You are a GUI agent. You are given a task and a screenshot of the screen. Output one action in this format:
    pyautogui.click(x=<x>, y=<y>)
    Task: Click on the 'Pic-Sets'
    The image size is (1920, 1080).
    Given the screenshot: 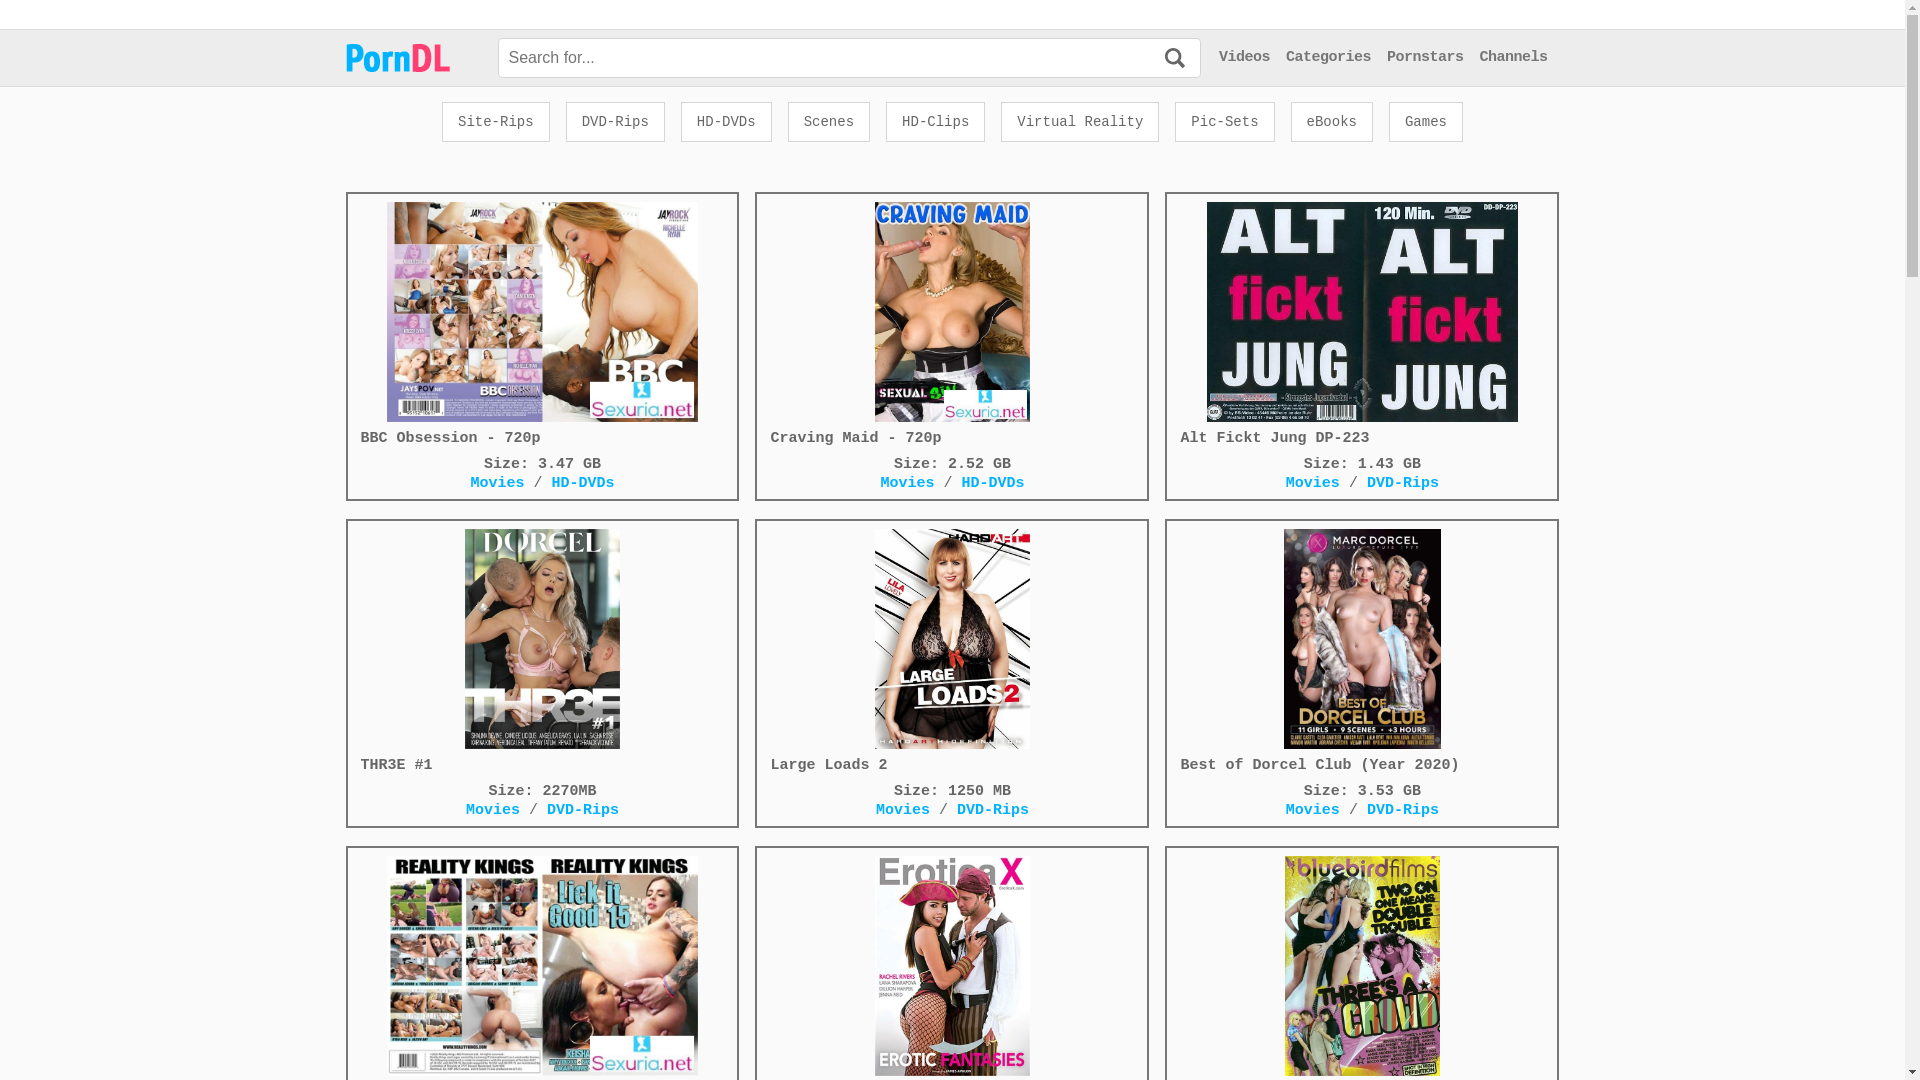 What is the action you would take?
    pyautogui.click(x=1223, y=122)
    